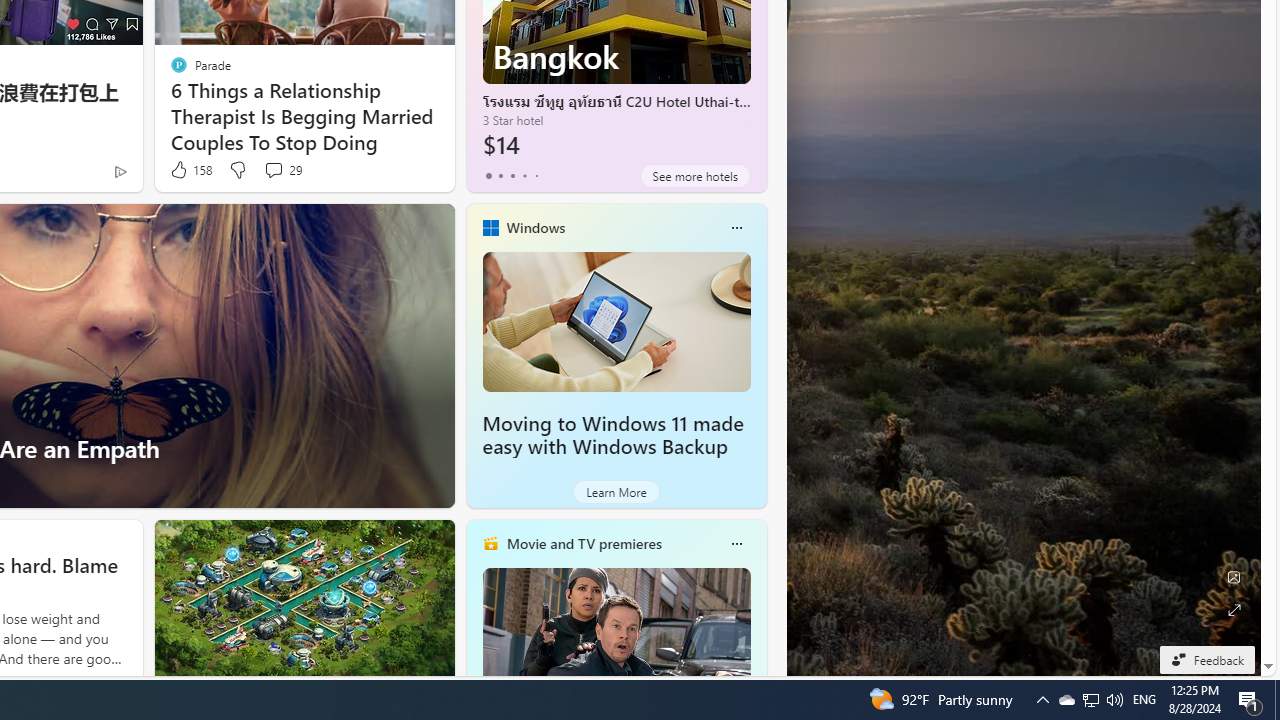 Image resolution: width=1280 pixels, height=720 pixels. Describe the element at coordinates (237, 169) in the screenshot. I see `'Dislike'` at that location.